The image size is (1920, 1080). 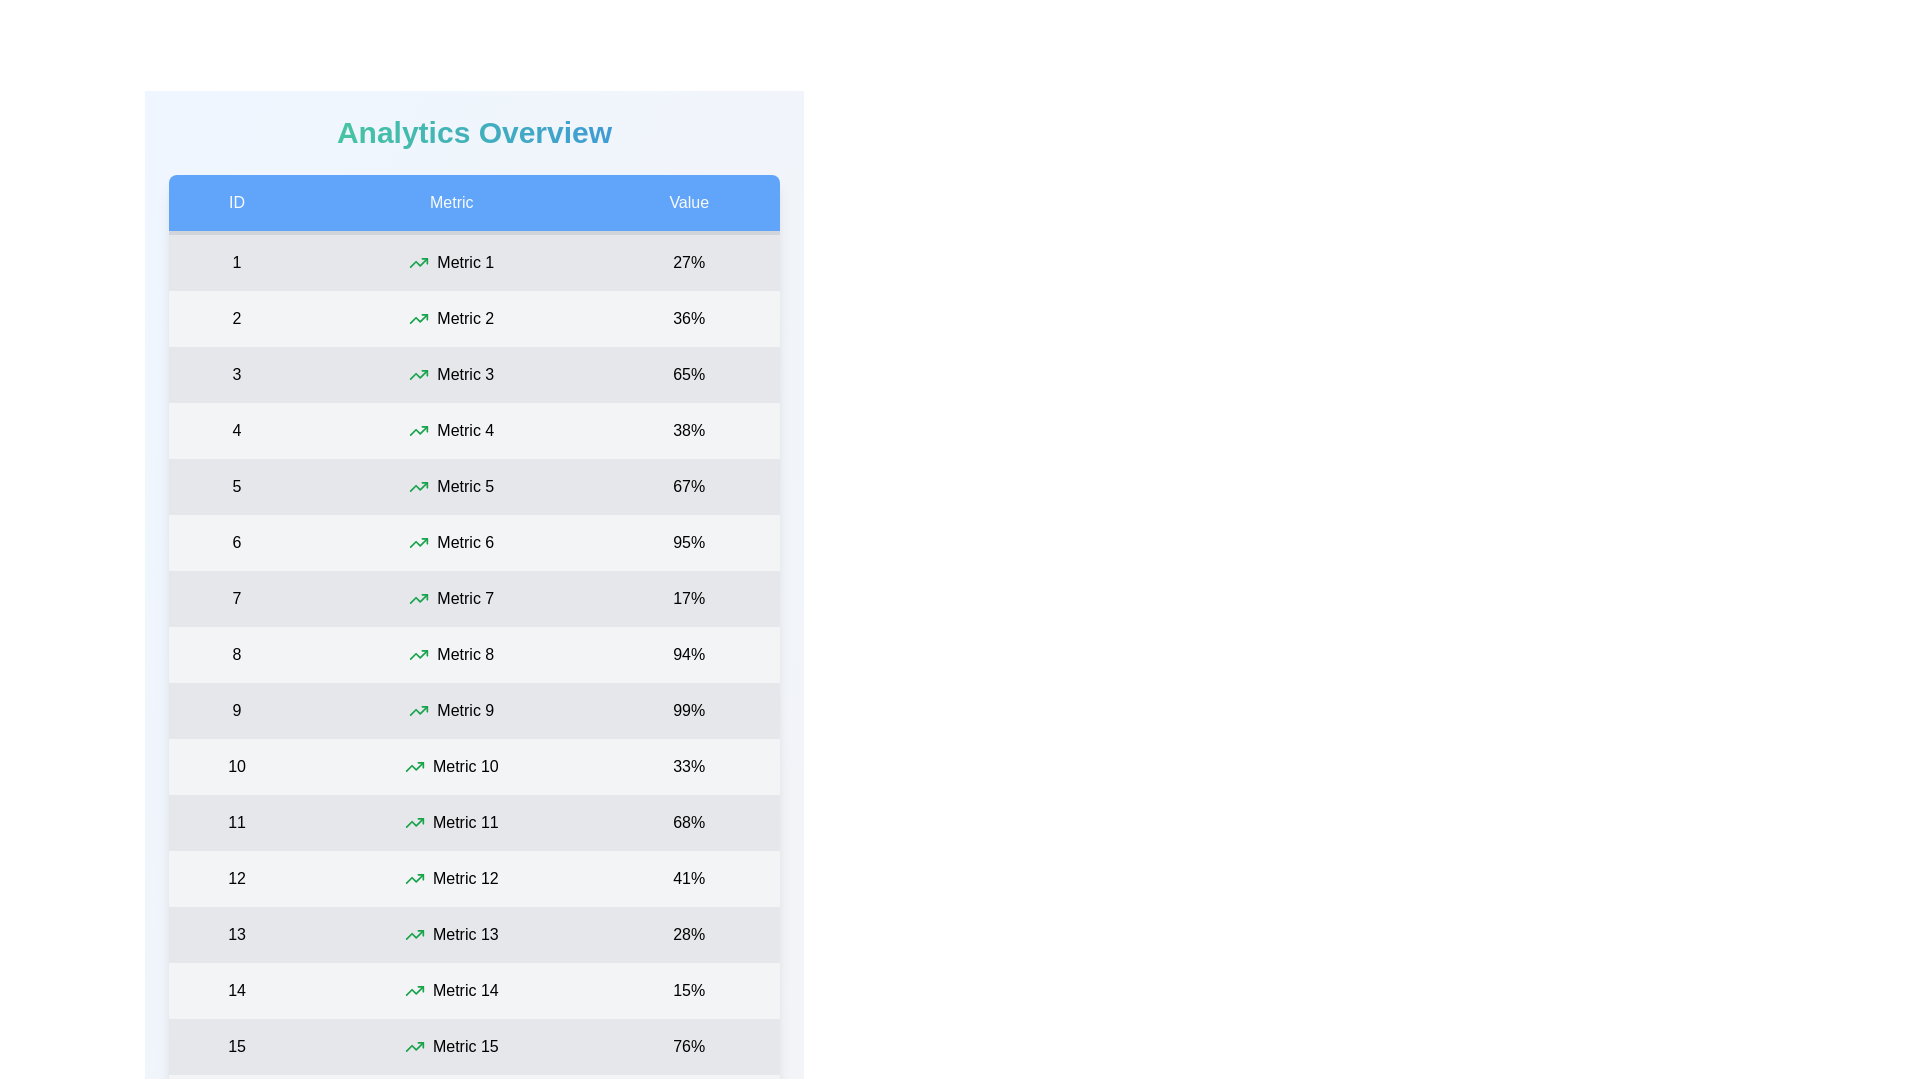 What do you see at coordinates (237, 204) in the screenshot?
I see `the column header 'ID' to sort the table by that column` at bounding box center [237, 204].